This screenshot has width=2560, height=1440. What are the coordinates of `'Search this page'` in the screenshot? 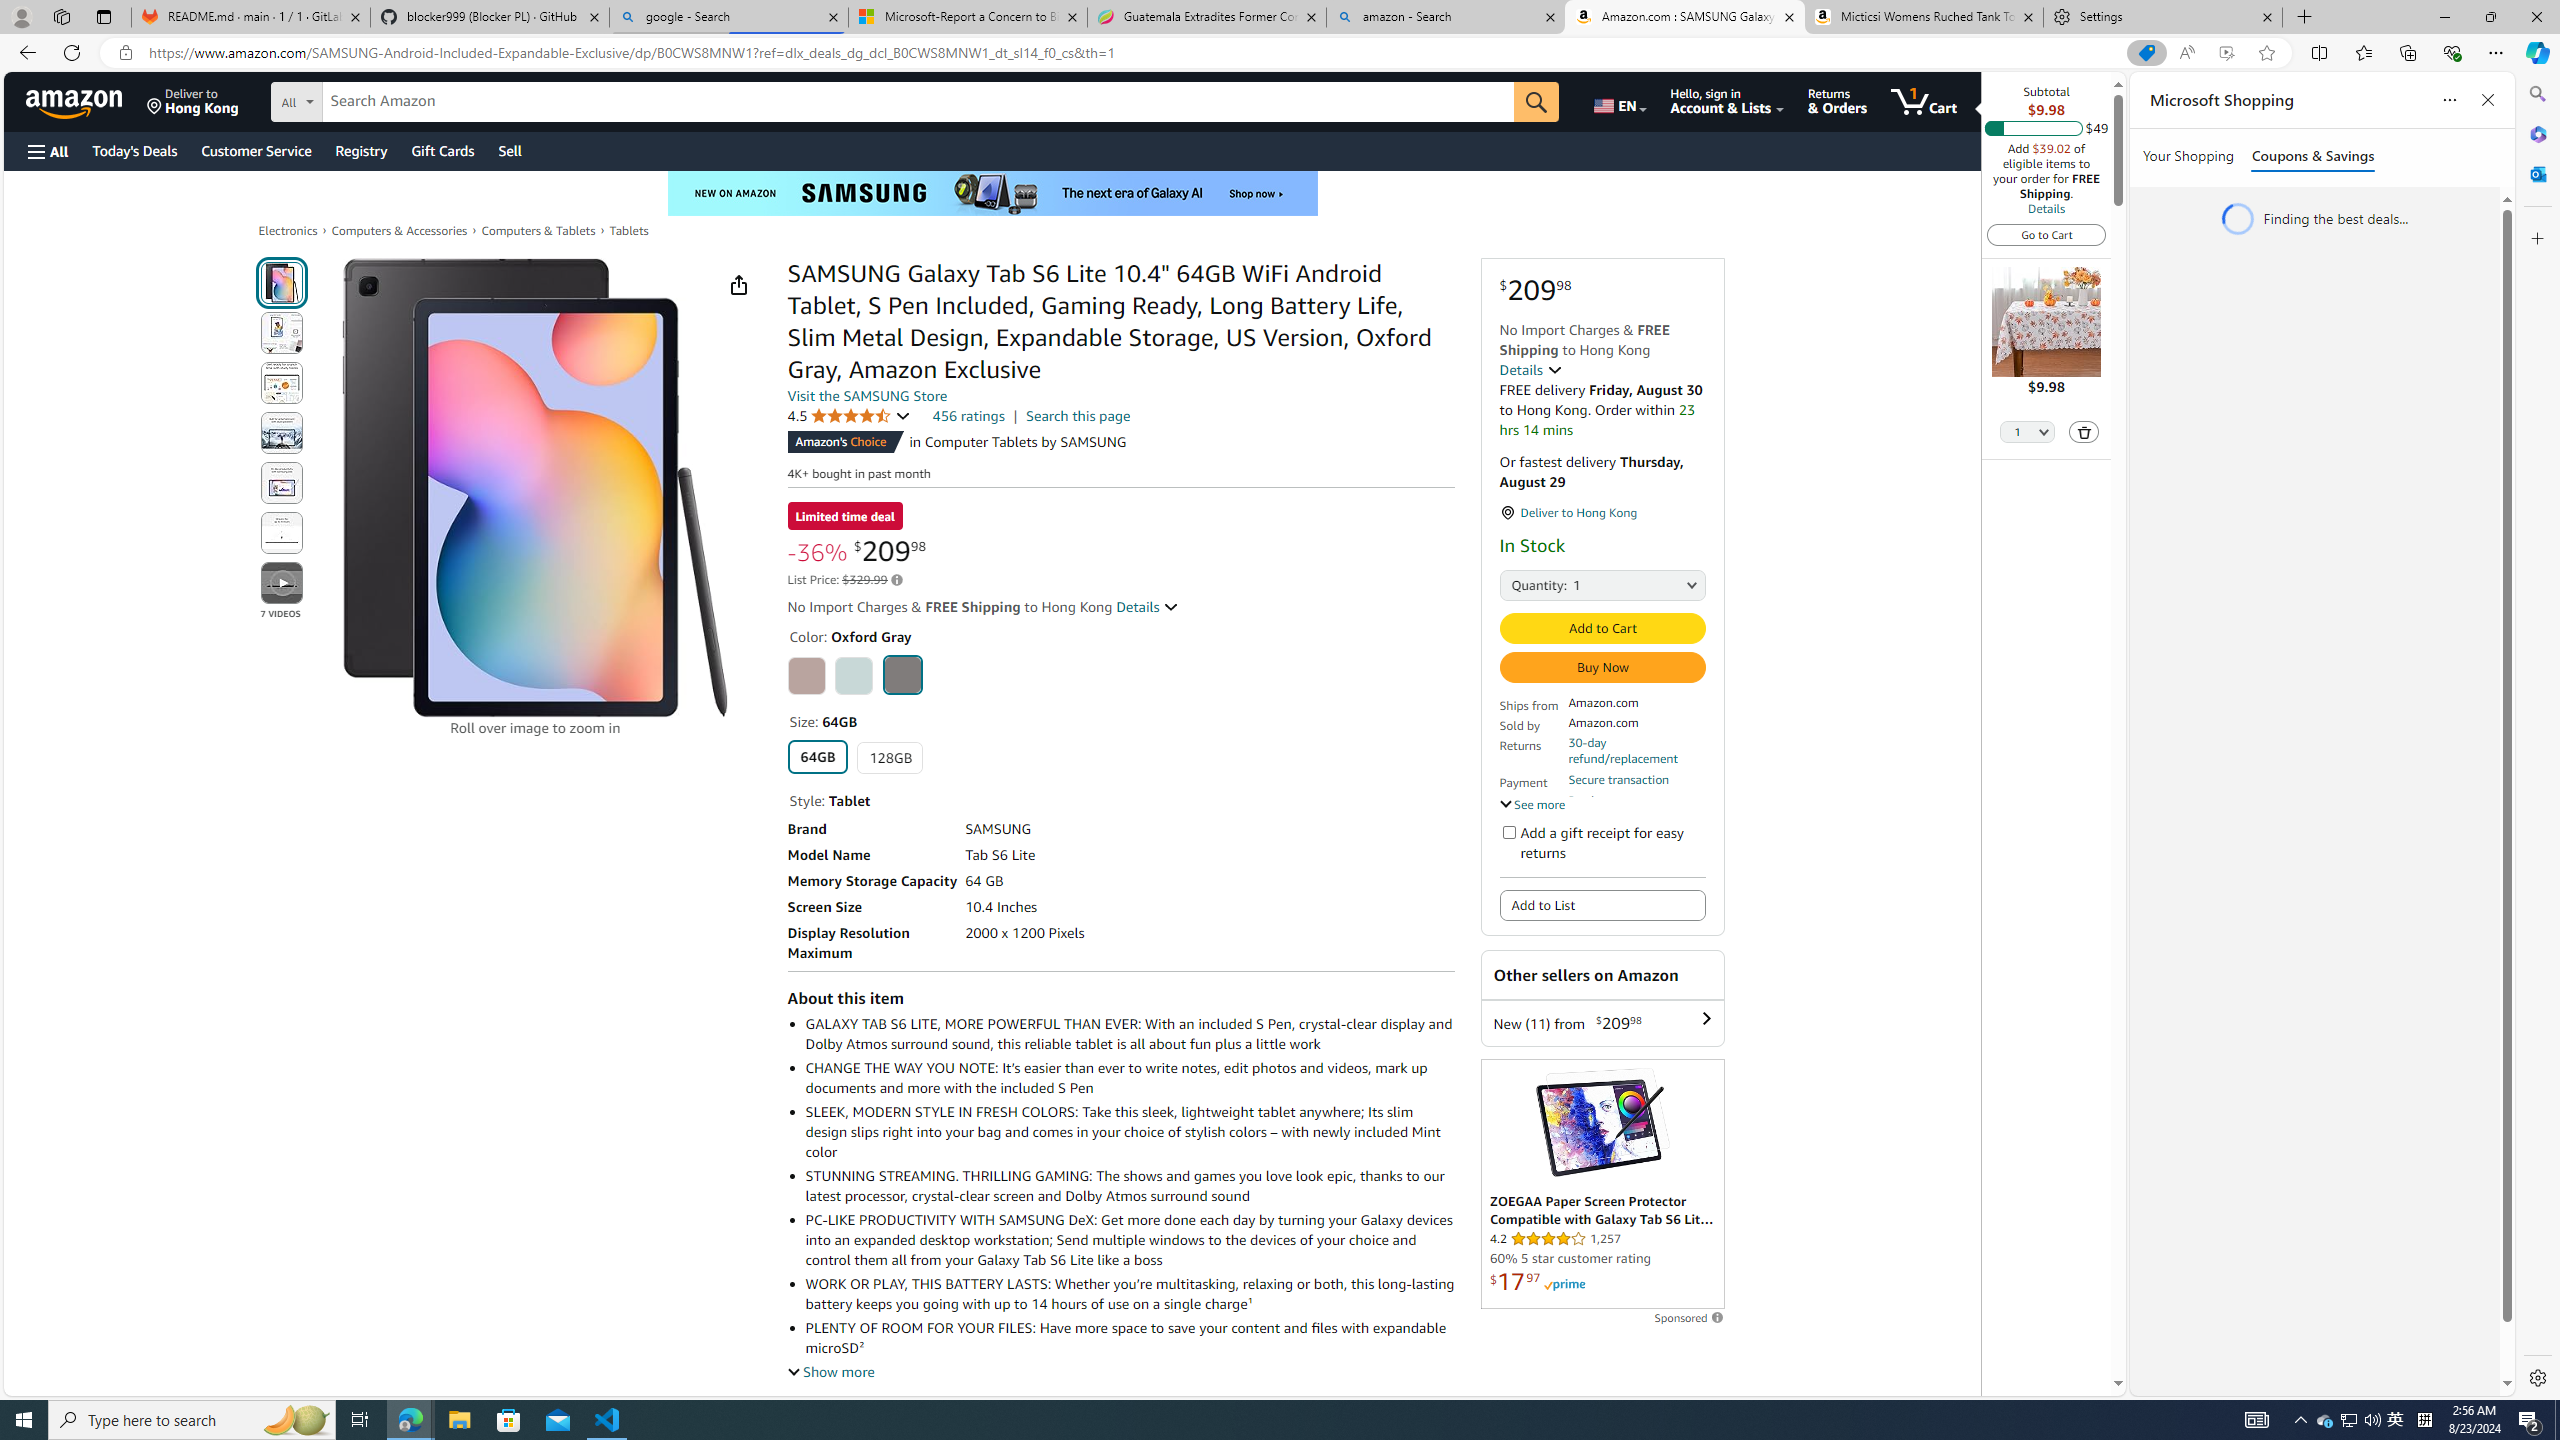 It's located at (1079, 415).